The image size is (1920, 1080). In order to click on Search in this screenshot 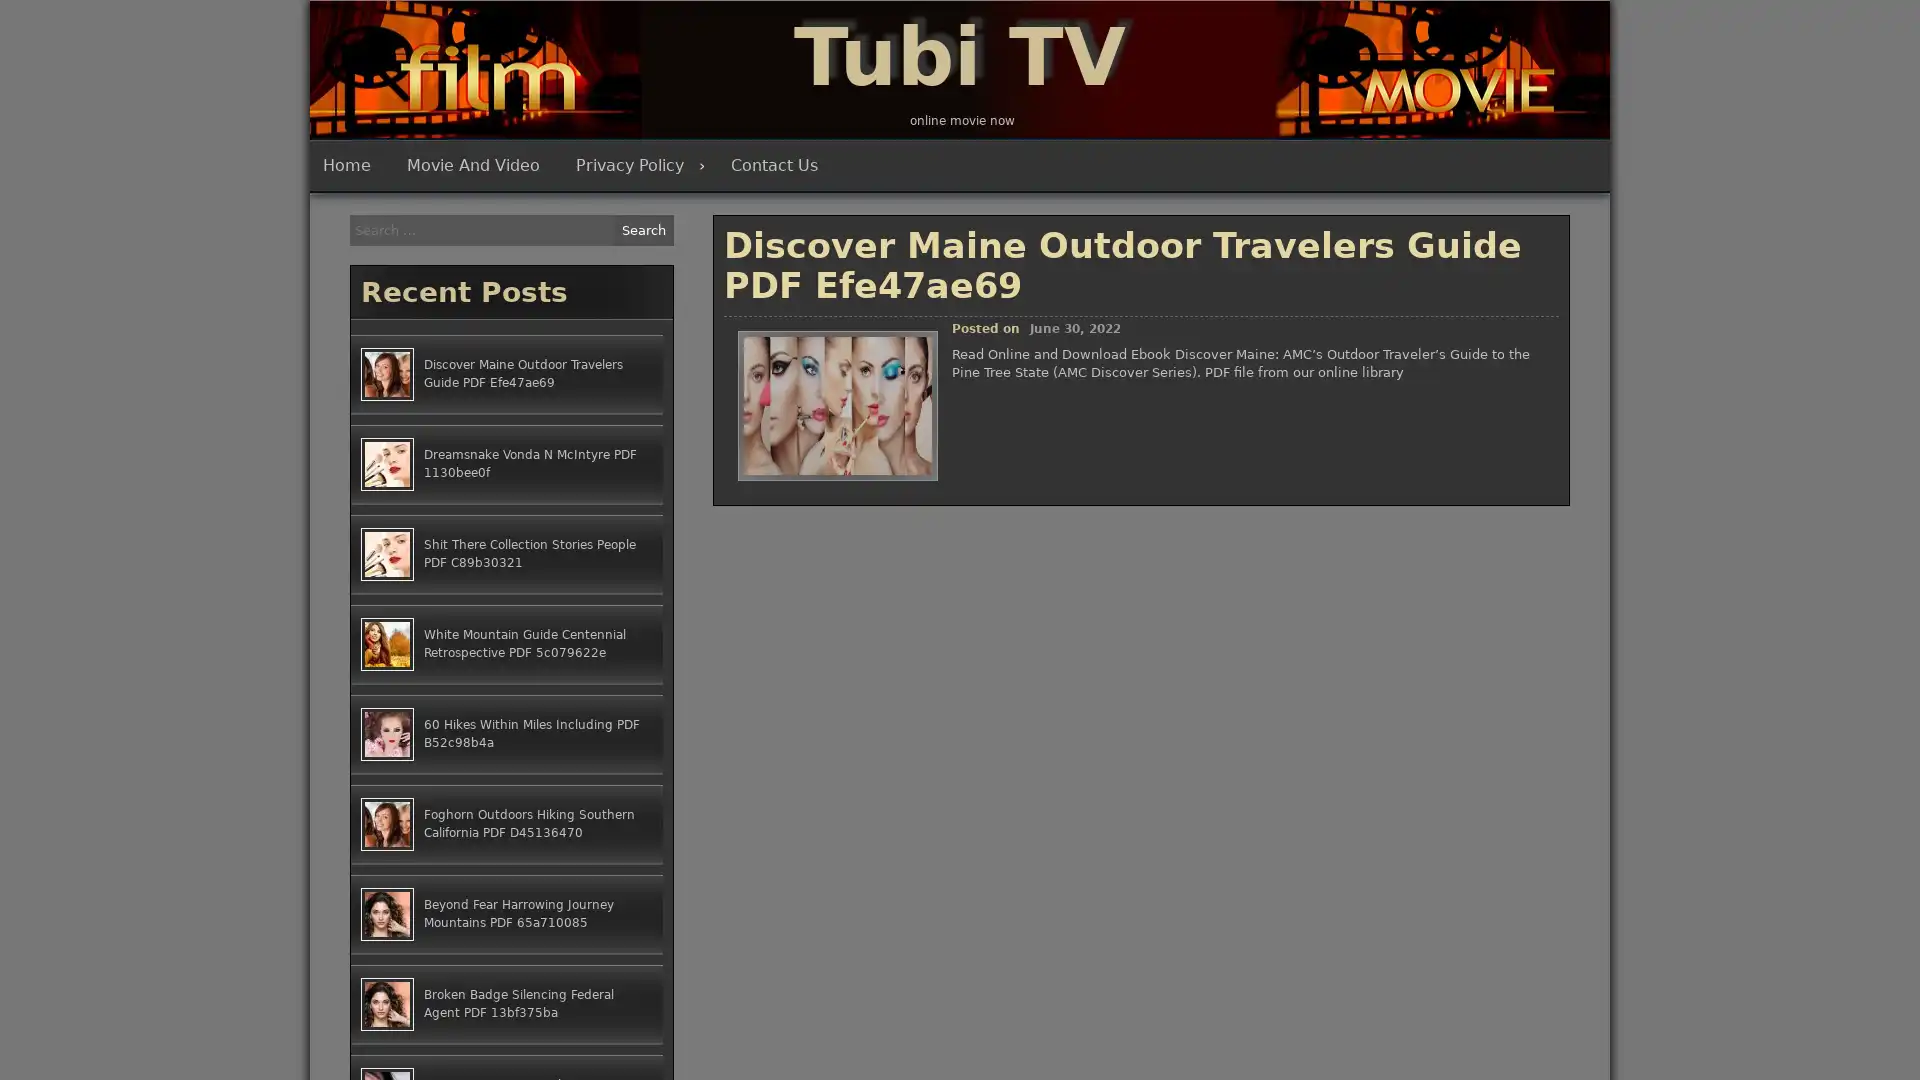, I will do `click(643, 229)`.